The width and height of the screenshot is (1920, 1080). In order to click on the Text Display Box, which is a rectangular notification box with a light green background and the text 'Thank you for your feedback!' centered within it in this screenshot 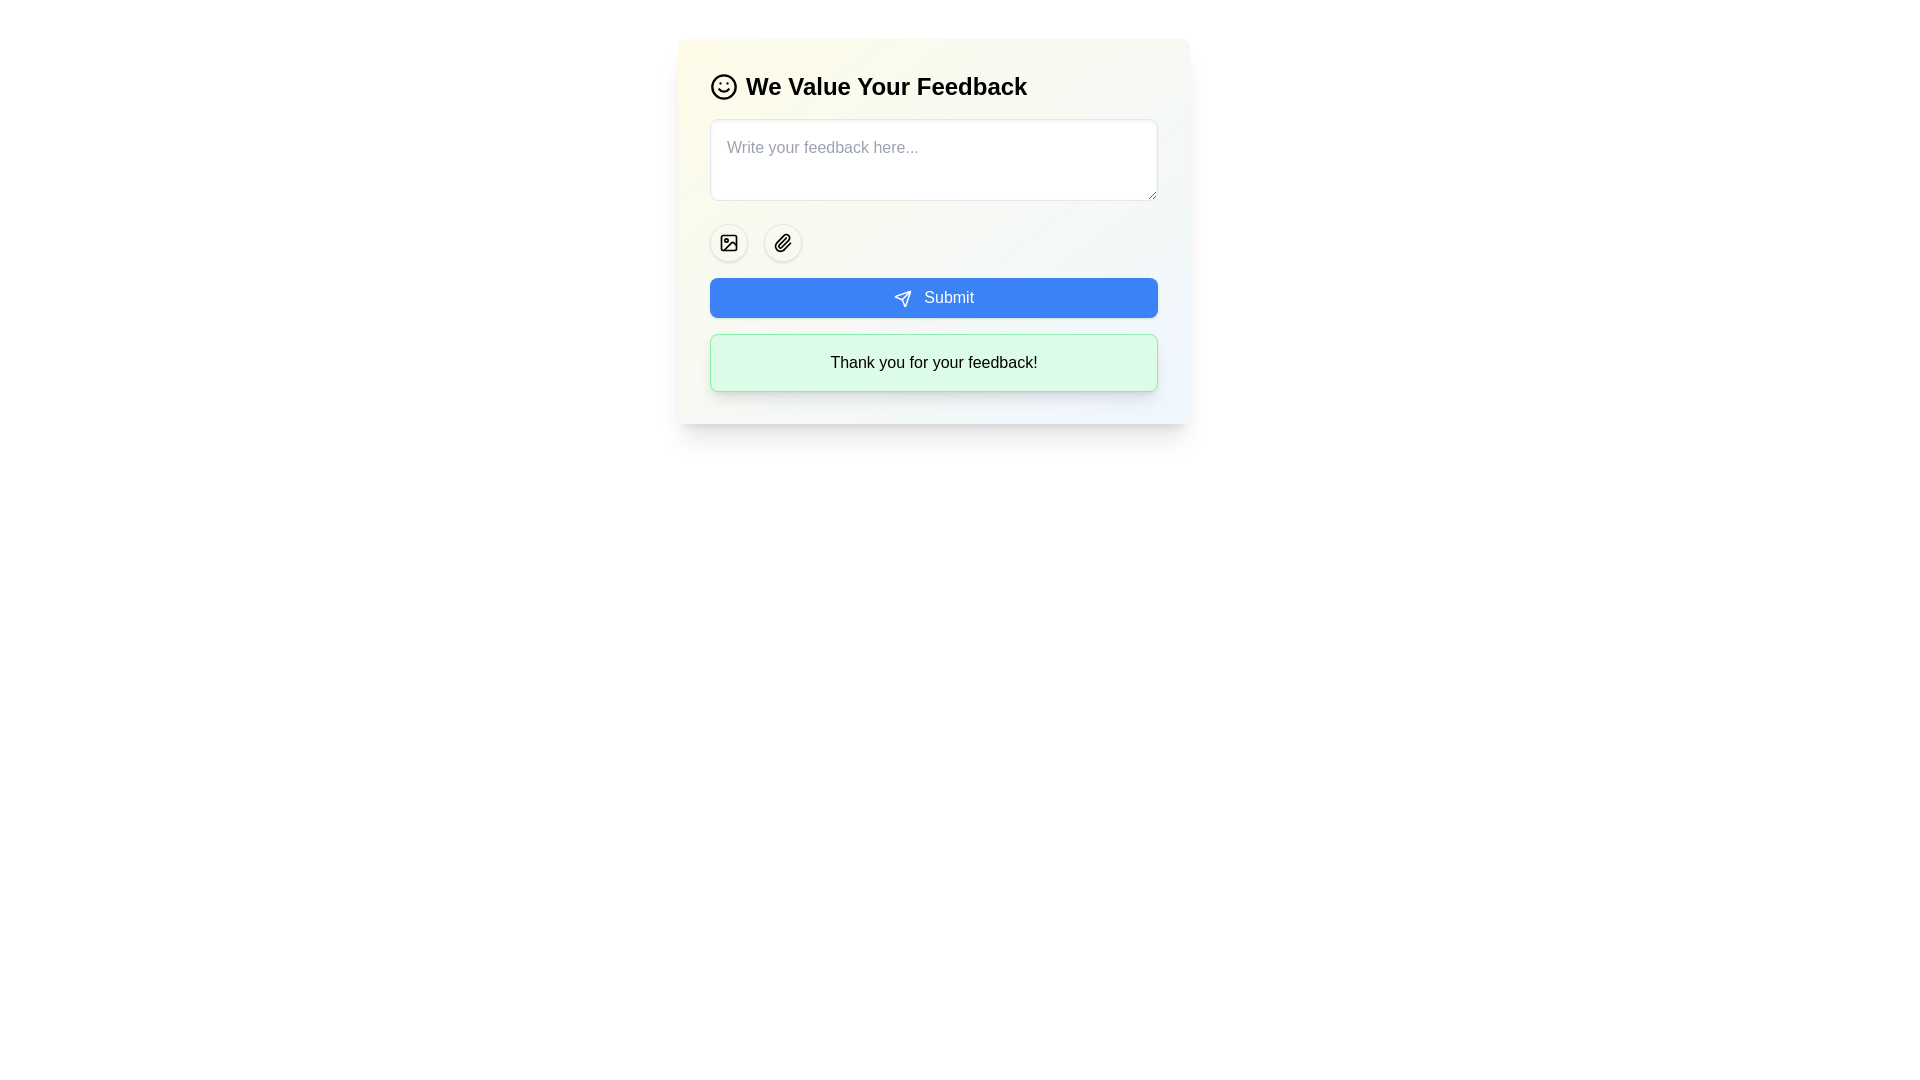, I will do `click(933, 362)`.